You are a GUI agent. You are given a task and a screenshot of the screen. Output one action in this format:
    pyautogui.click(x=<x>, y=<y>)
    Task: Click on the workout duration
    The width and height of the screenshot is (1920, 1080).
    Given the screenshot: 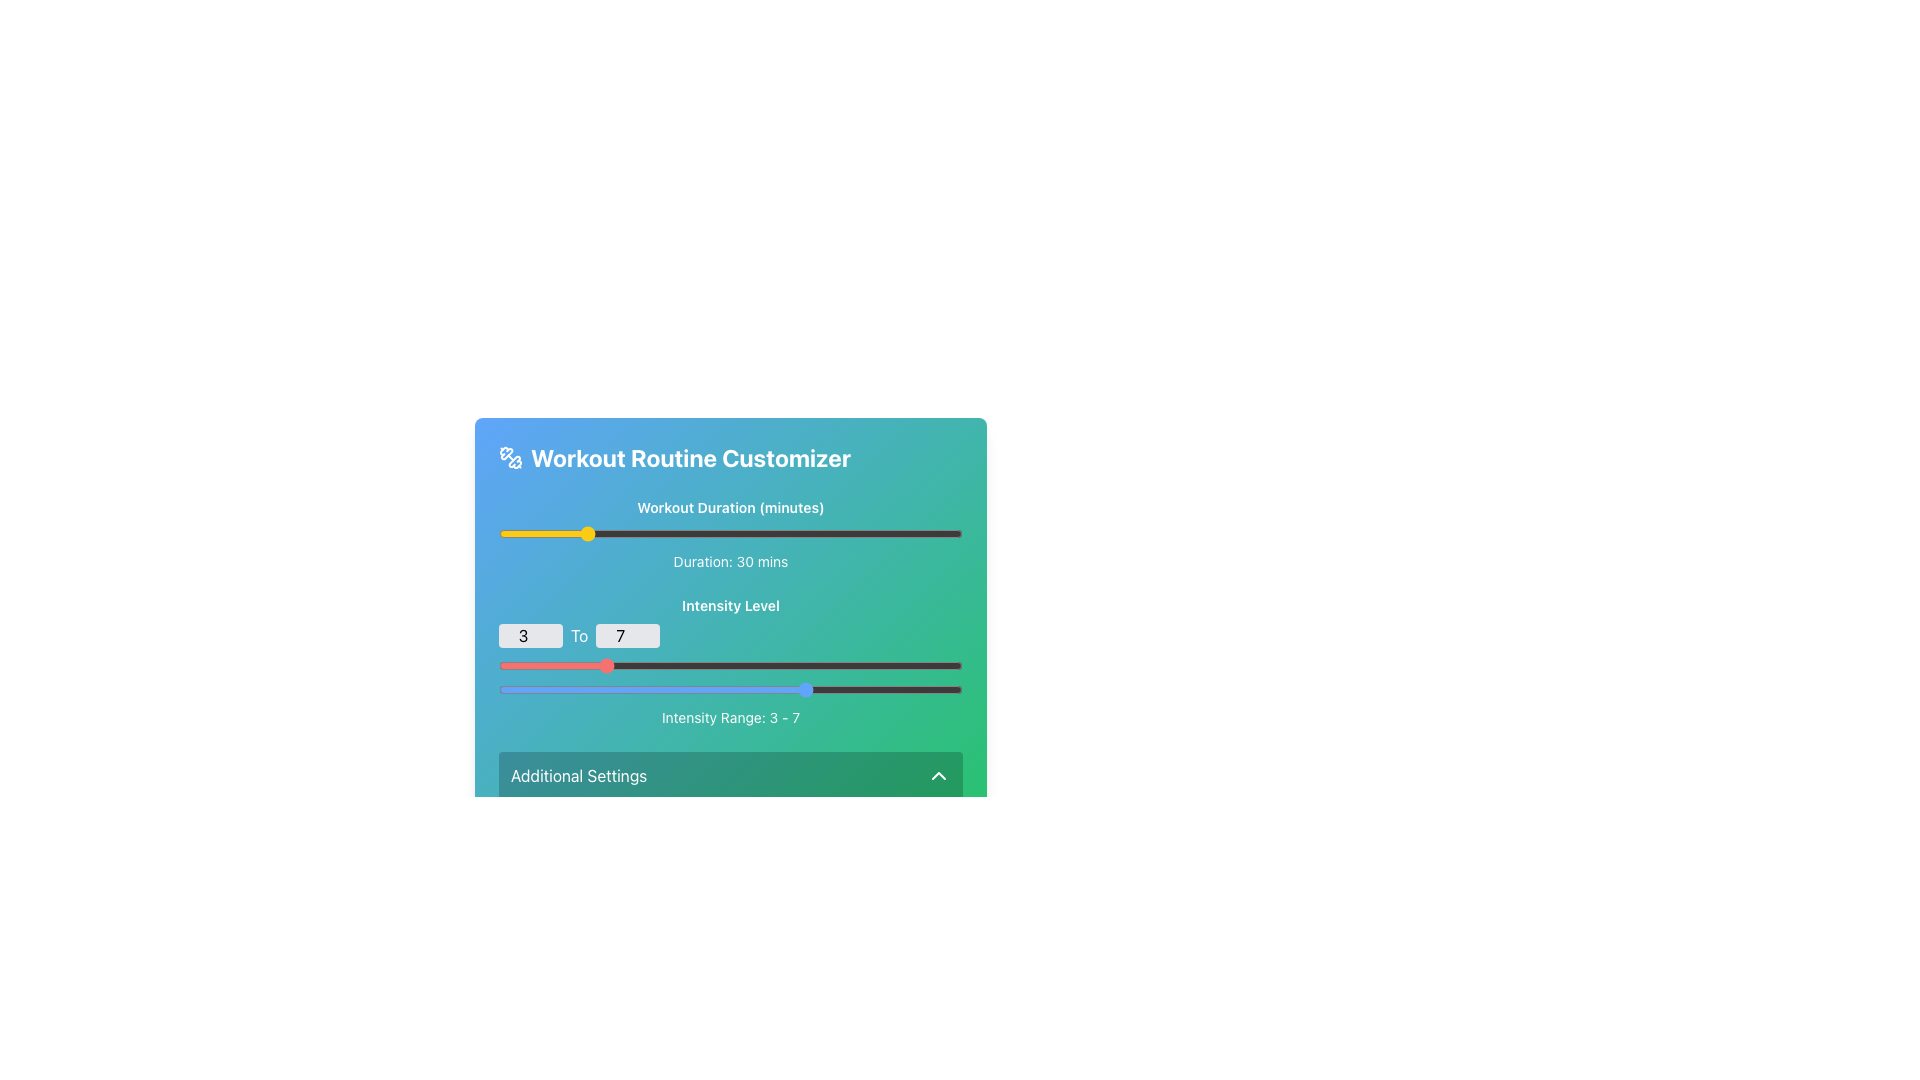 What is the action you would take?
    pyautogui.click(x=902, y=532)
    